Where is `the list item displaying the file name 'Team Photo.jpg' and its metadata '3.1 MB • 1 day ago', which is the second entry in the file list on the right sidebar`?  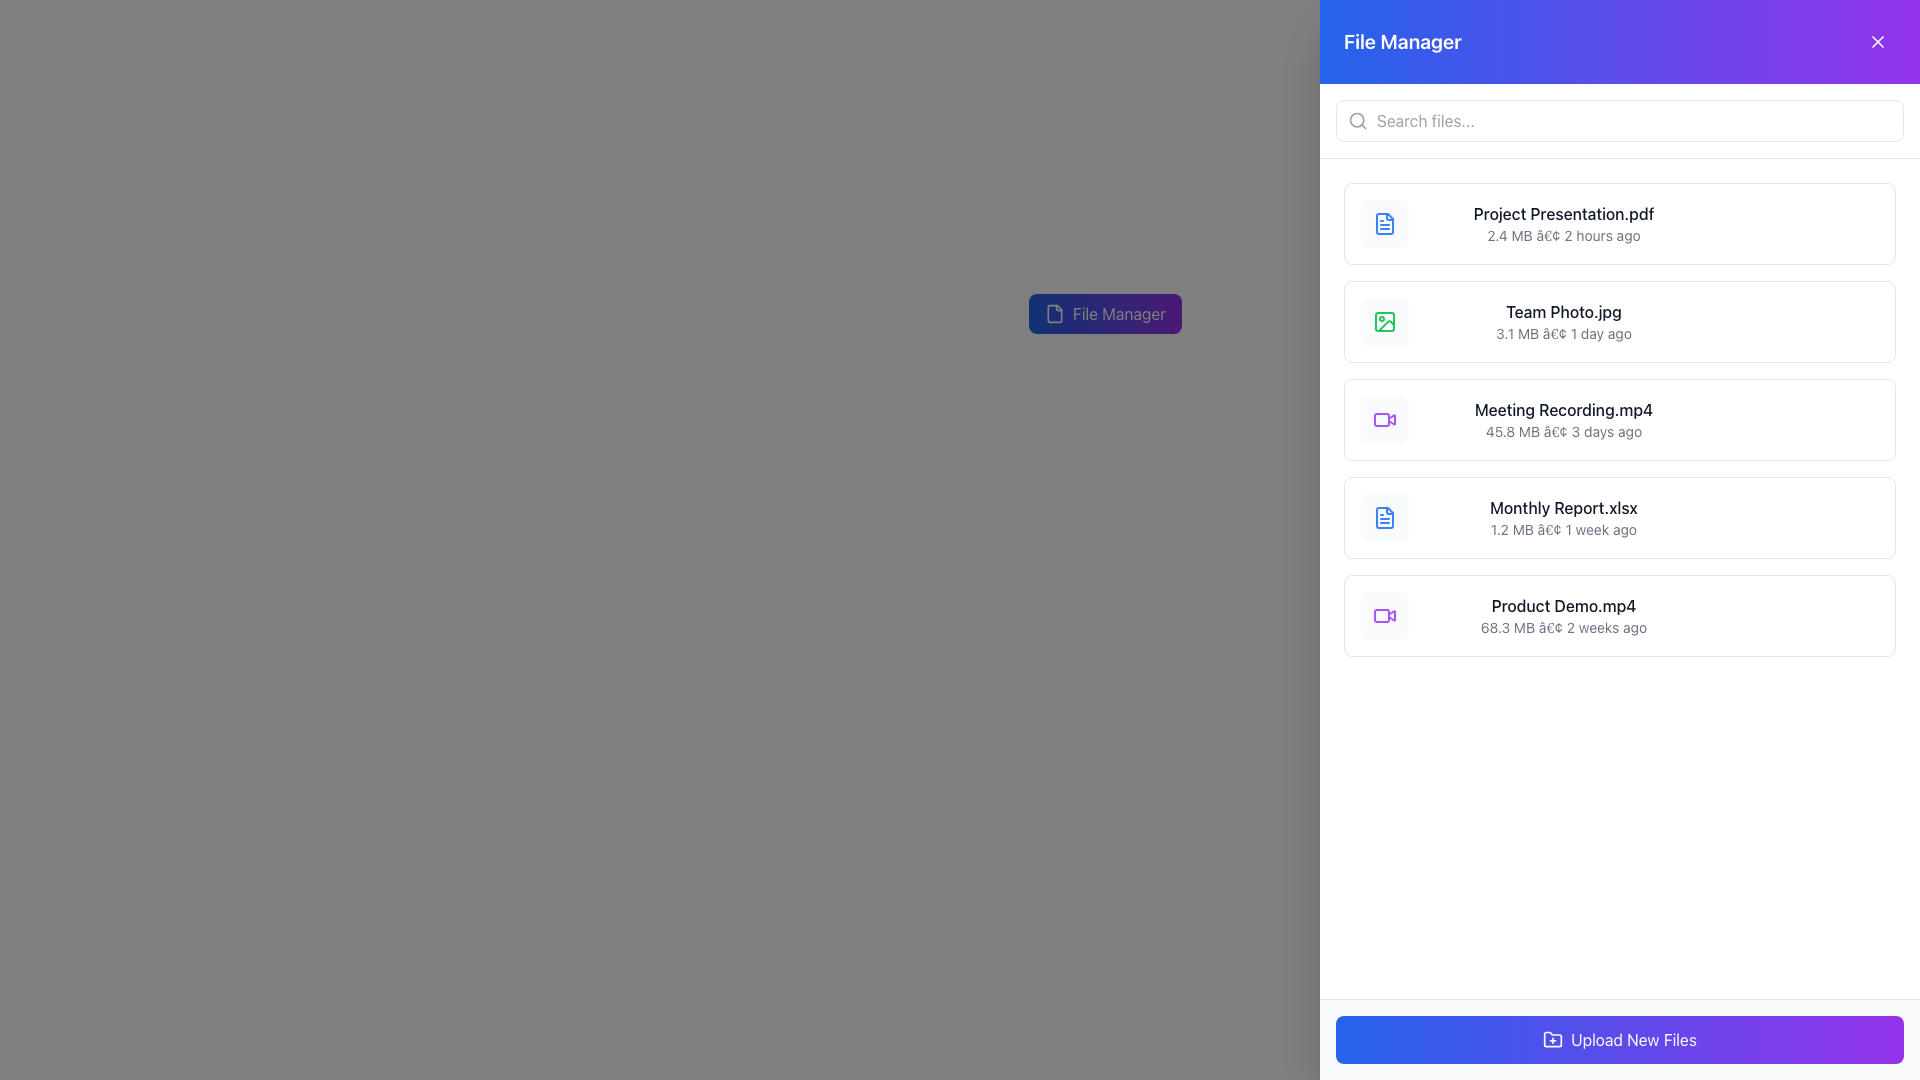
the list item displaying the file name 'Team Photo.jpg' and its metadata '3.1 MB • 1 day ago', which is the second entry in the file list on the right sidebar is located at coordinates (1563, 320).